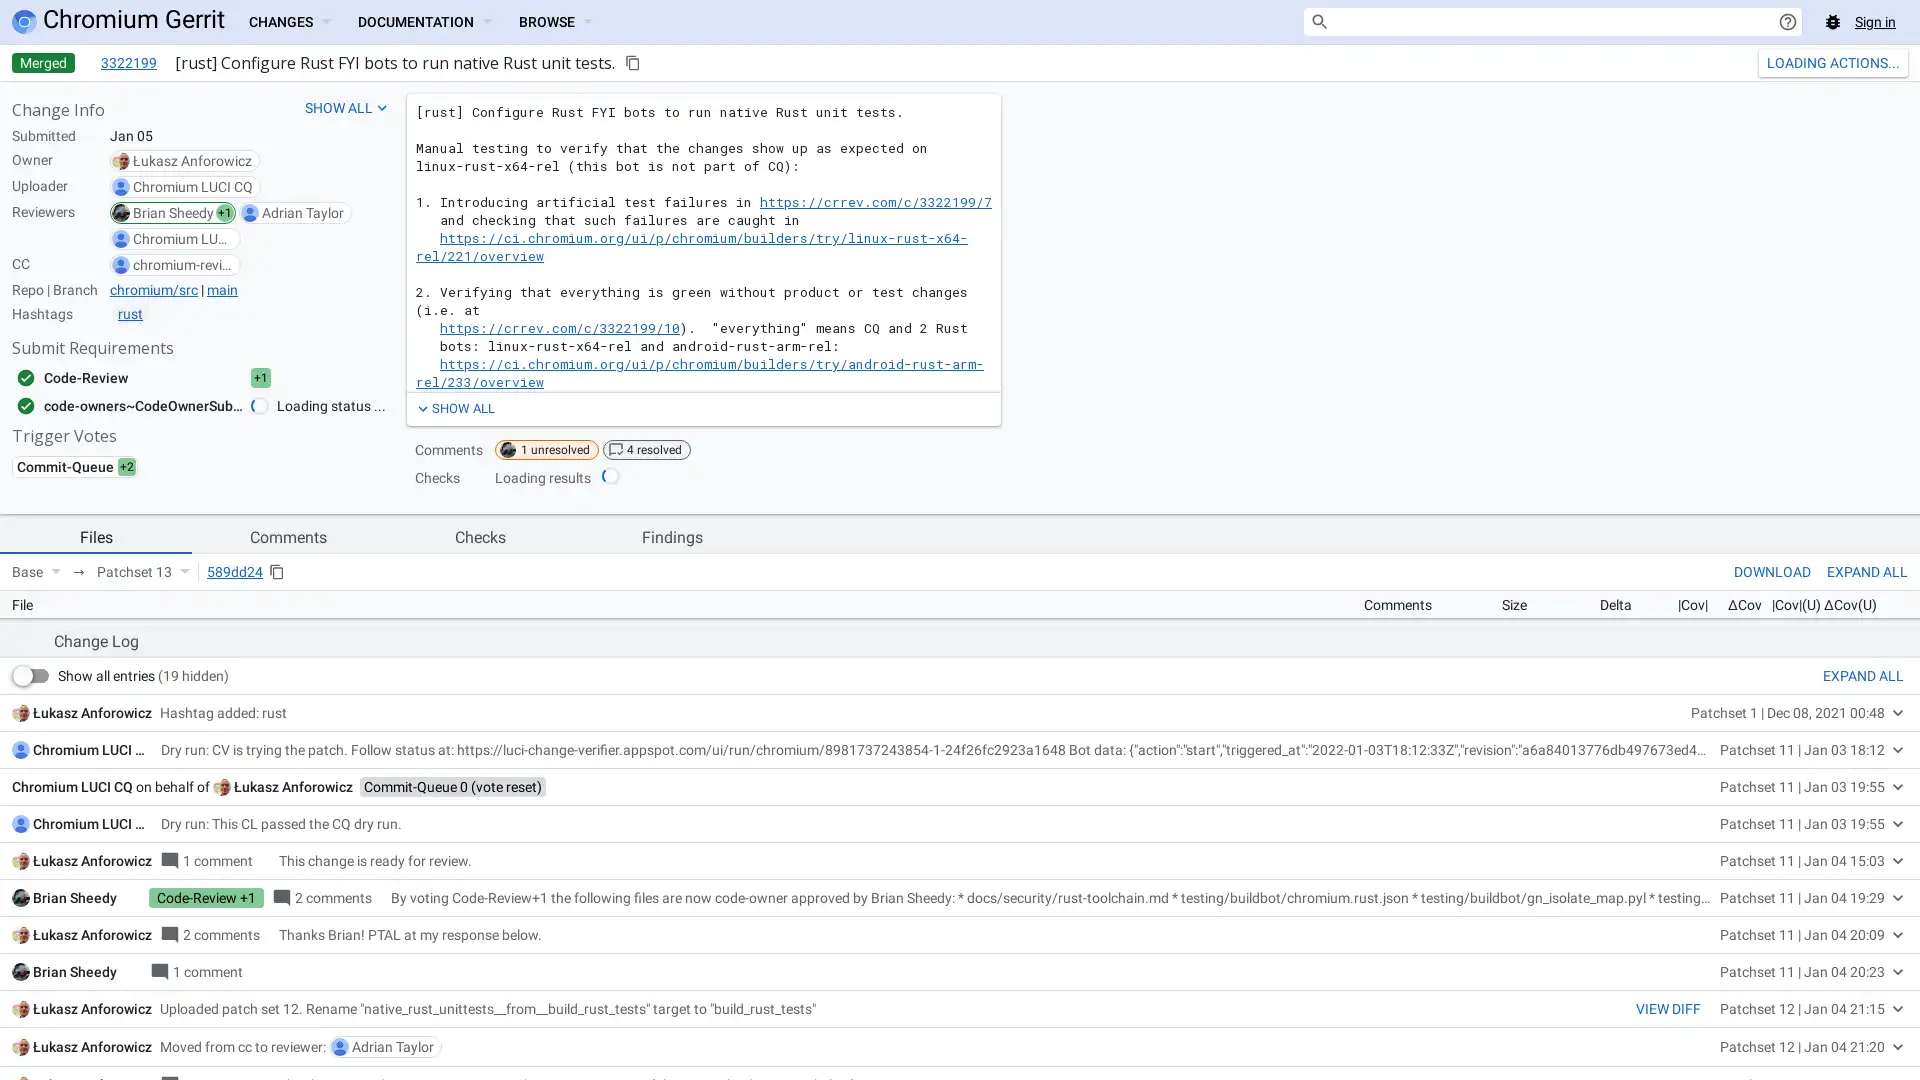 This screenshot has height=1080, width=1920. I want to click on ukasz Anforowicz, so click(292, 1062).